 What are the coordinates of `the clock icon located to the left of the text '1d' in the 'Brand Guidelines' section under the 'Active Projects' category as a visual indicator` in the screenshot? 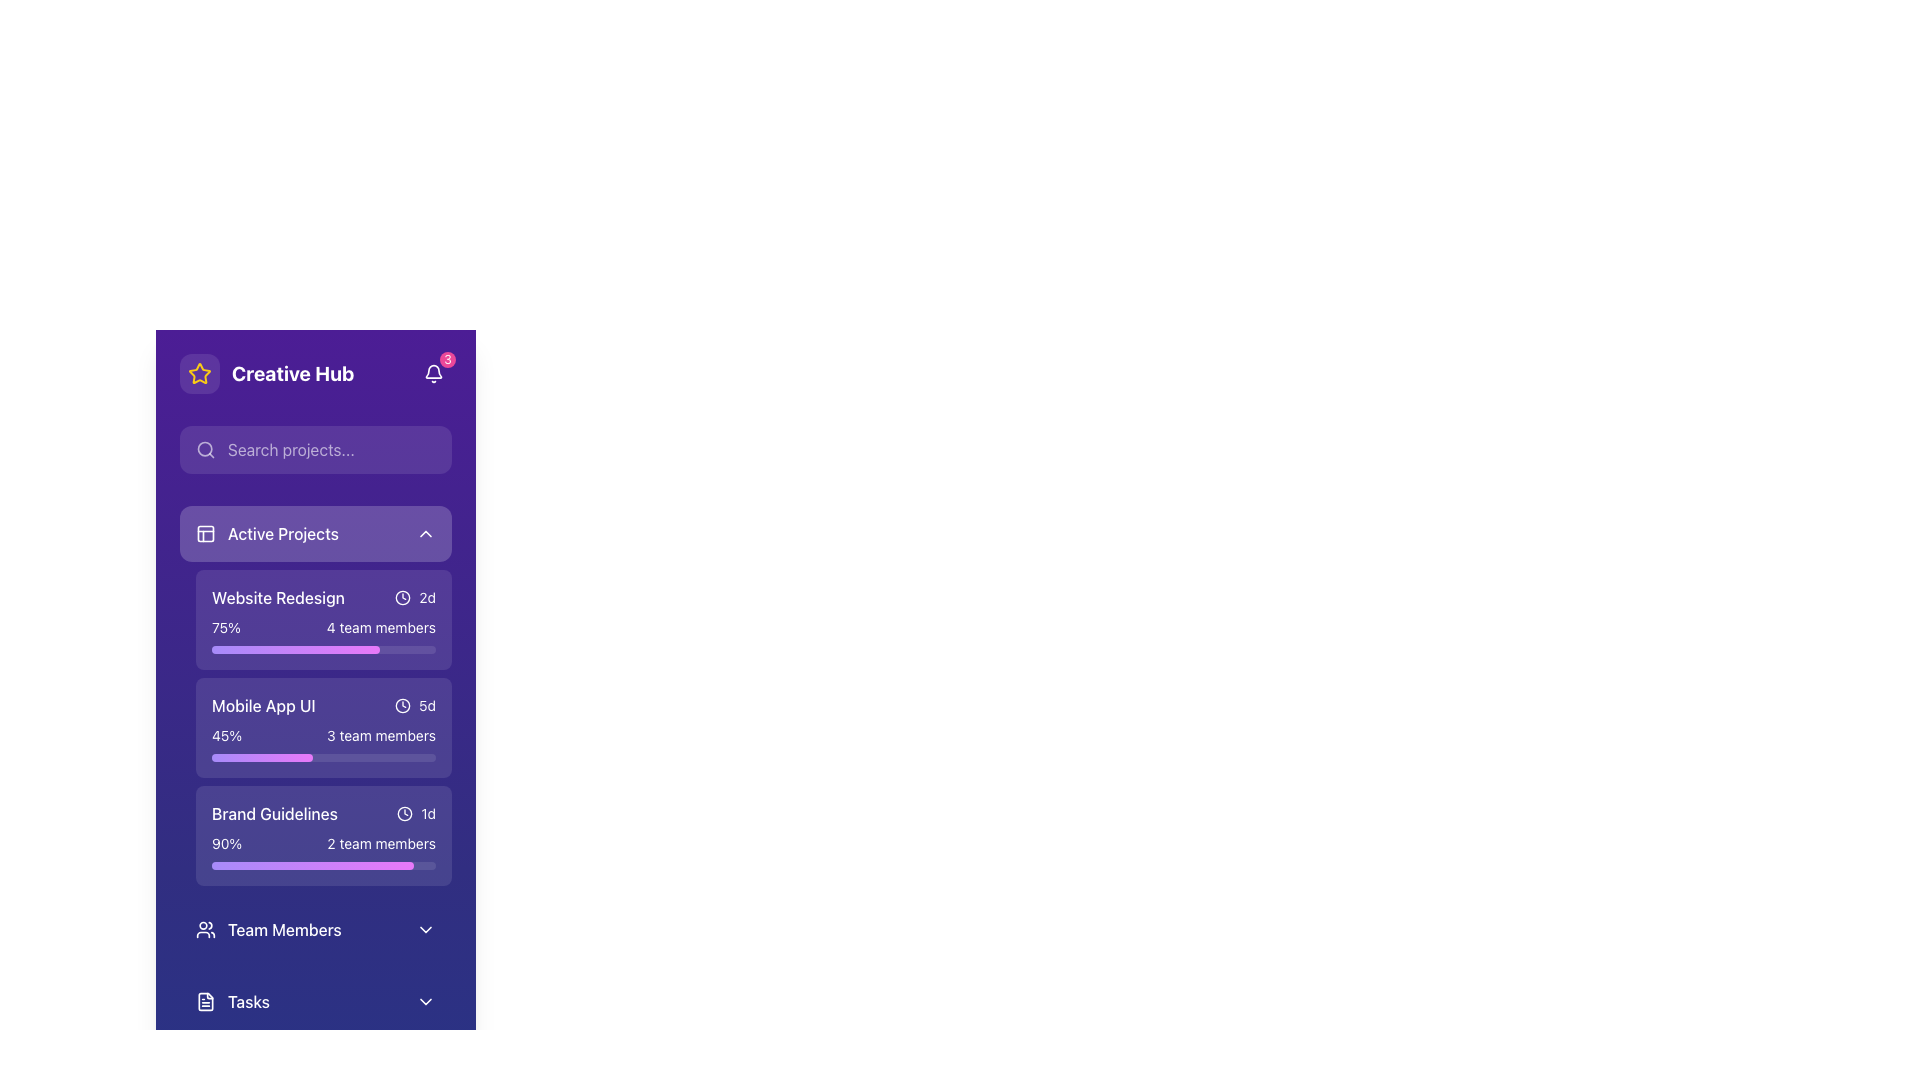 It's located at (404, 813).